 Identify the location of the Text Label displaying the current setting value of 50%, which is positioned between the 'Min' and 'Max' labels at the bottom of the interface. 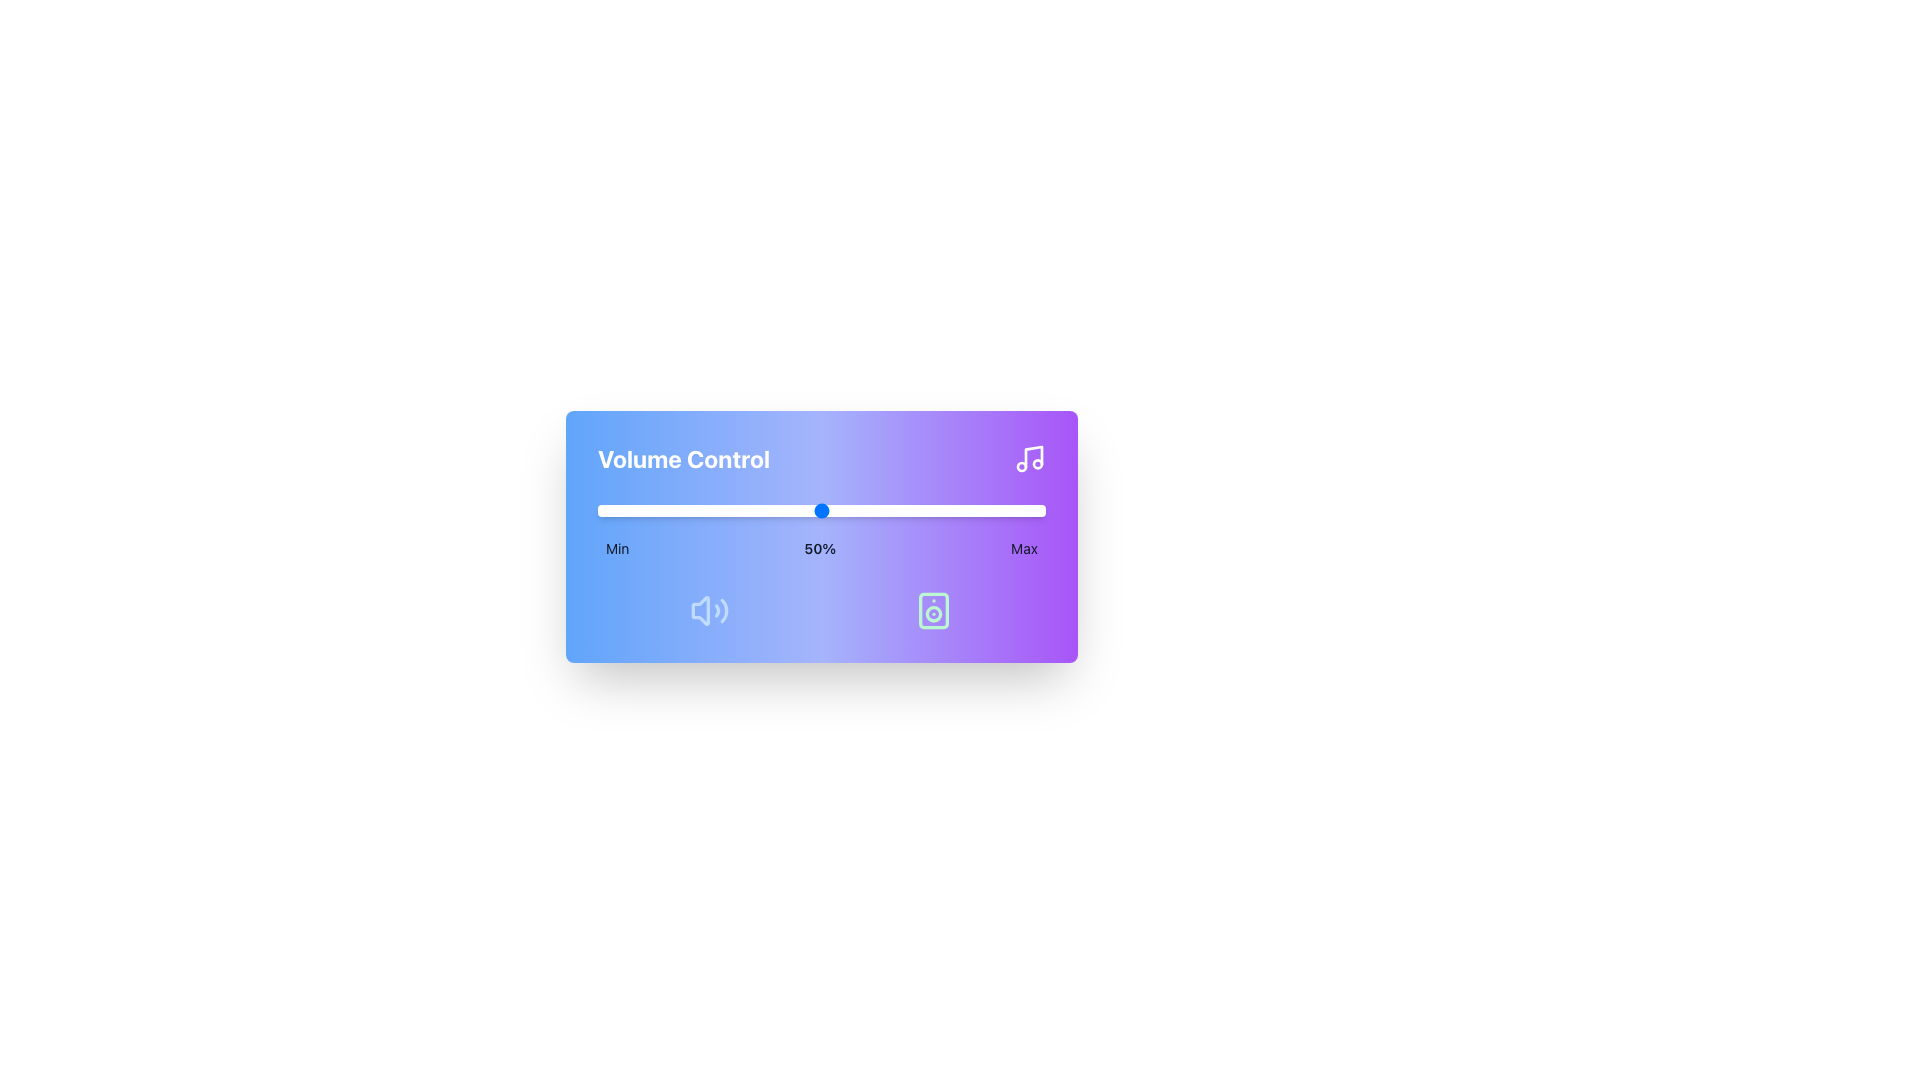
(820, 548).